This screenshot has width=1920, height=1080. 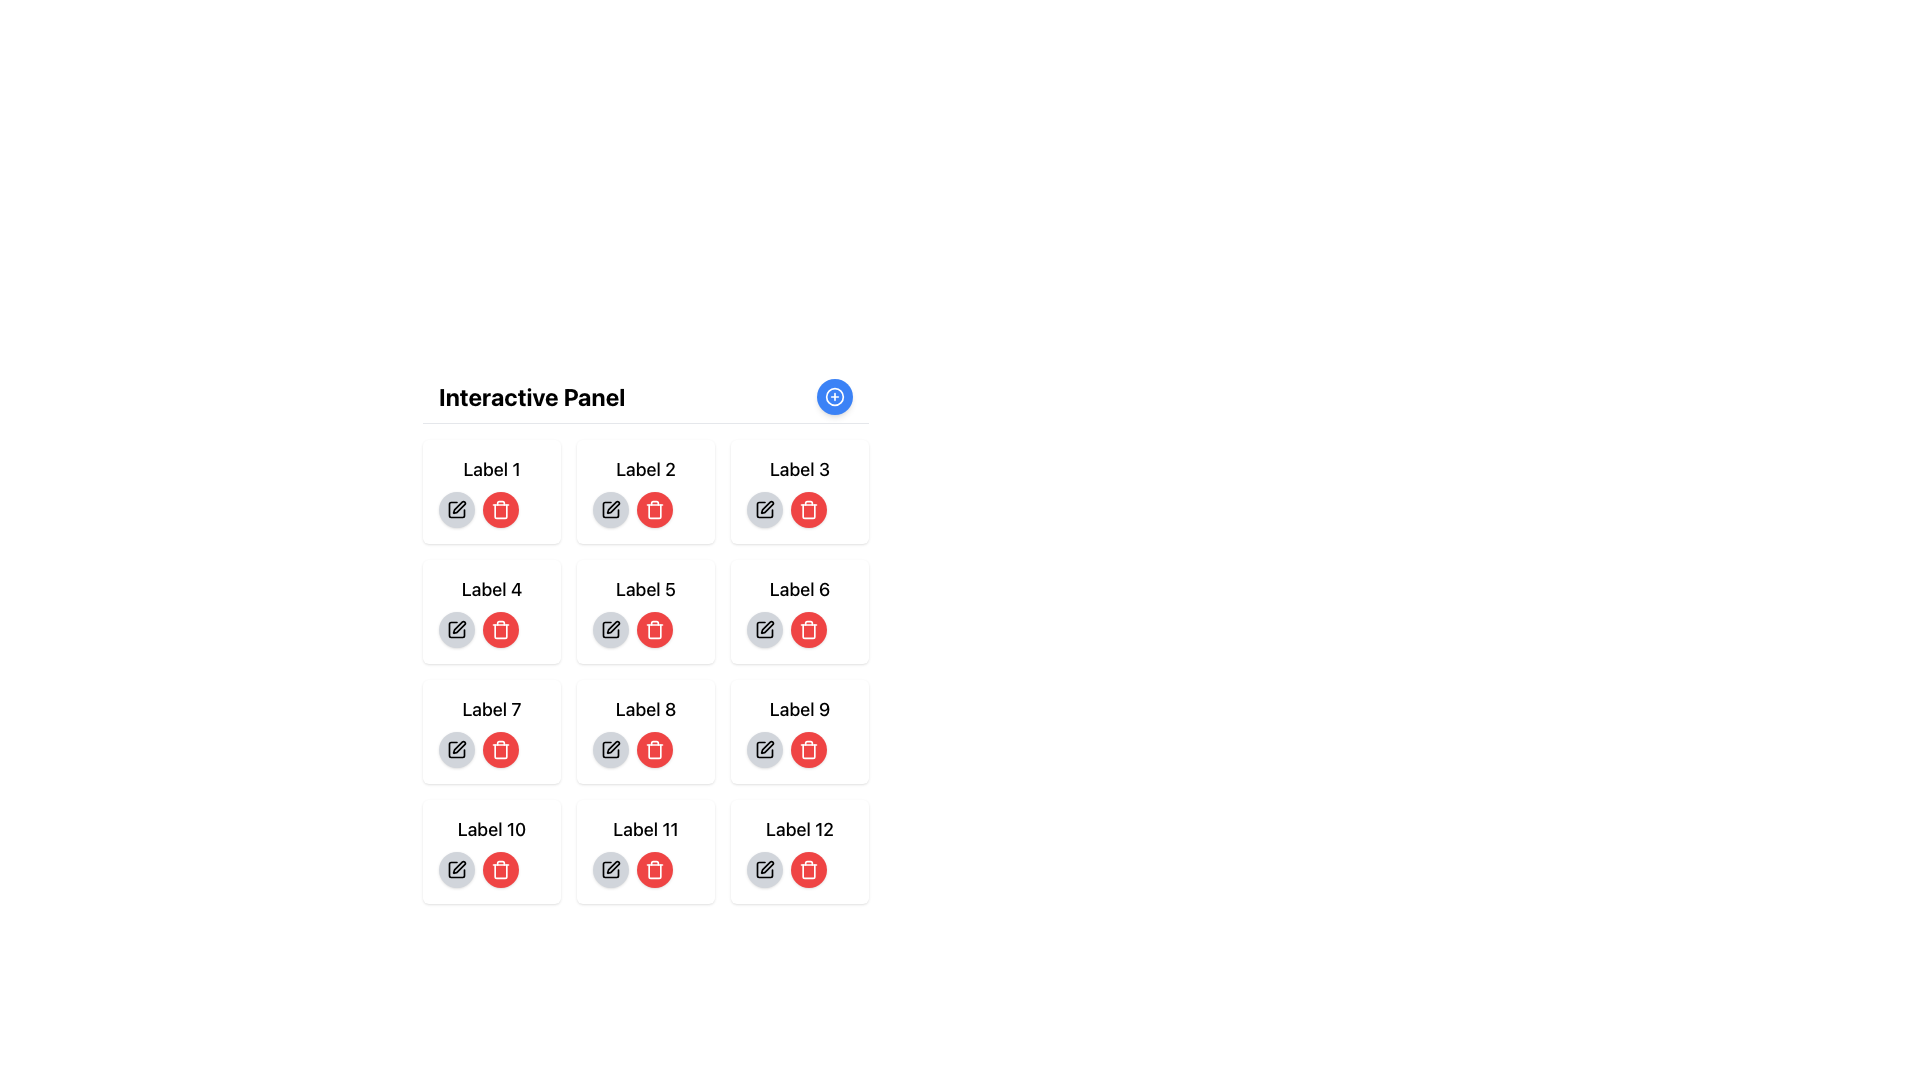 I want to click on the 'edit' icon located in the second row of the grid under the 'Interactive Panel' header in the card labeled 'Label 2', so click(x=612, y=506).